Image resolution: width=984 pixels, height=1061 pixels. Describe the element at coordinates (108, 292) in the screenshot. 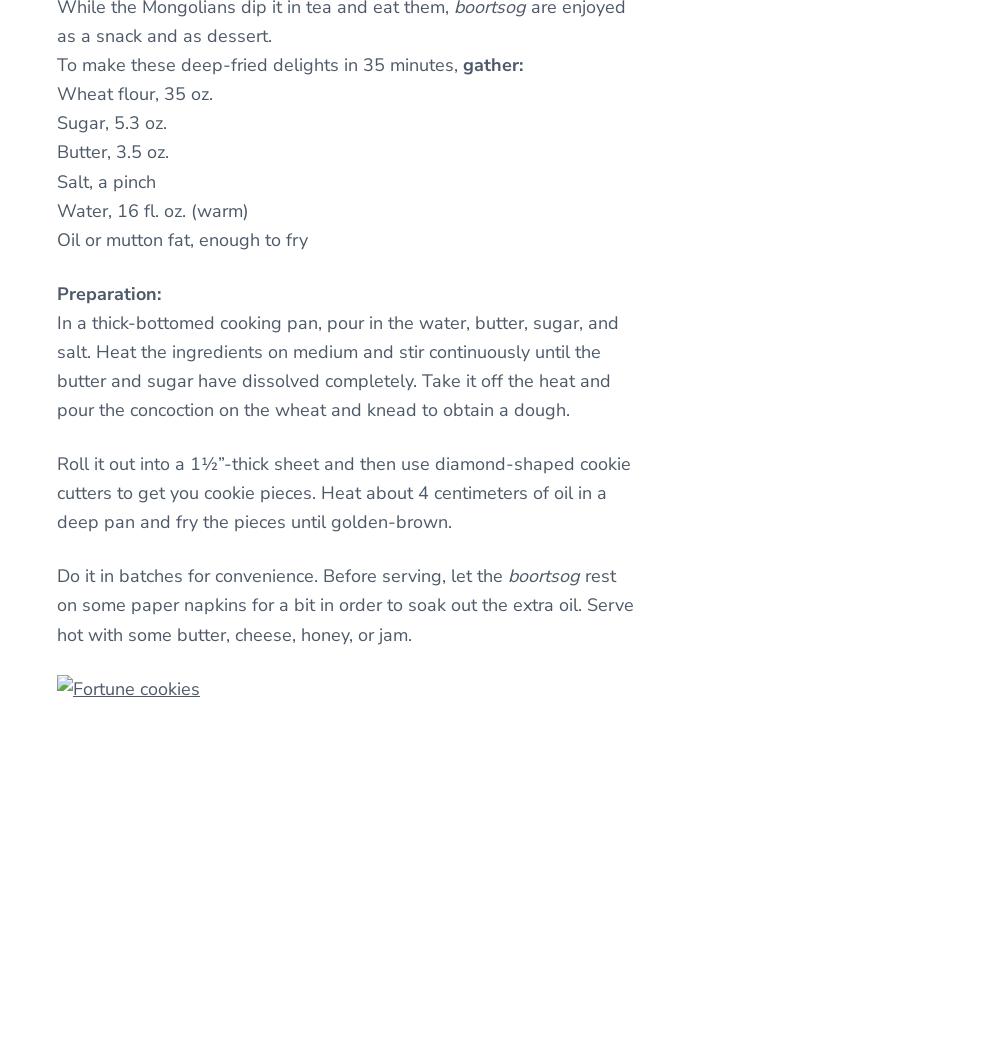

I see `'Preparation:'` at that location.